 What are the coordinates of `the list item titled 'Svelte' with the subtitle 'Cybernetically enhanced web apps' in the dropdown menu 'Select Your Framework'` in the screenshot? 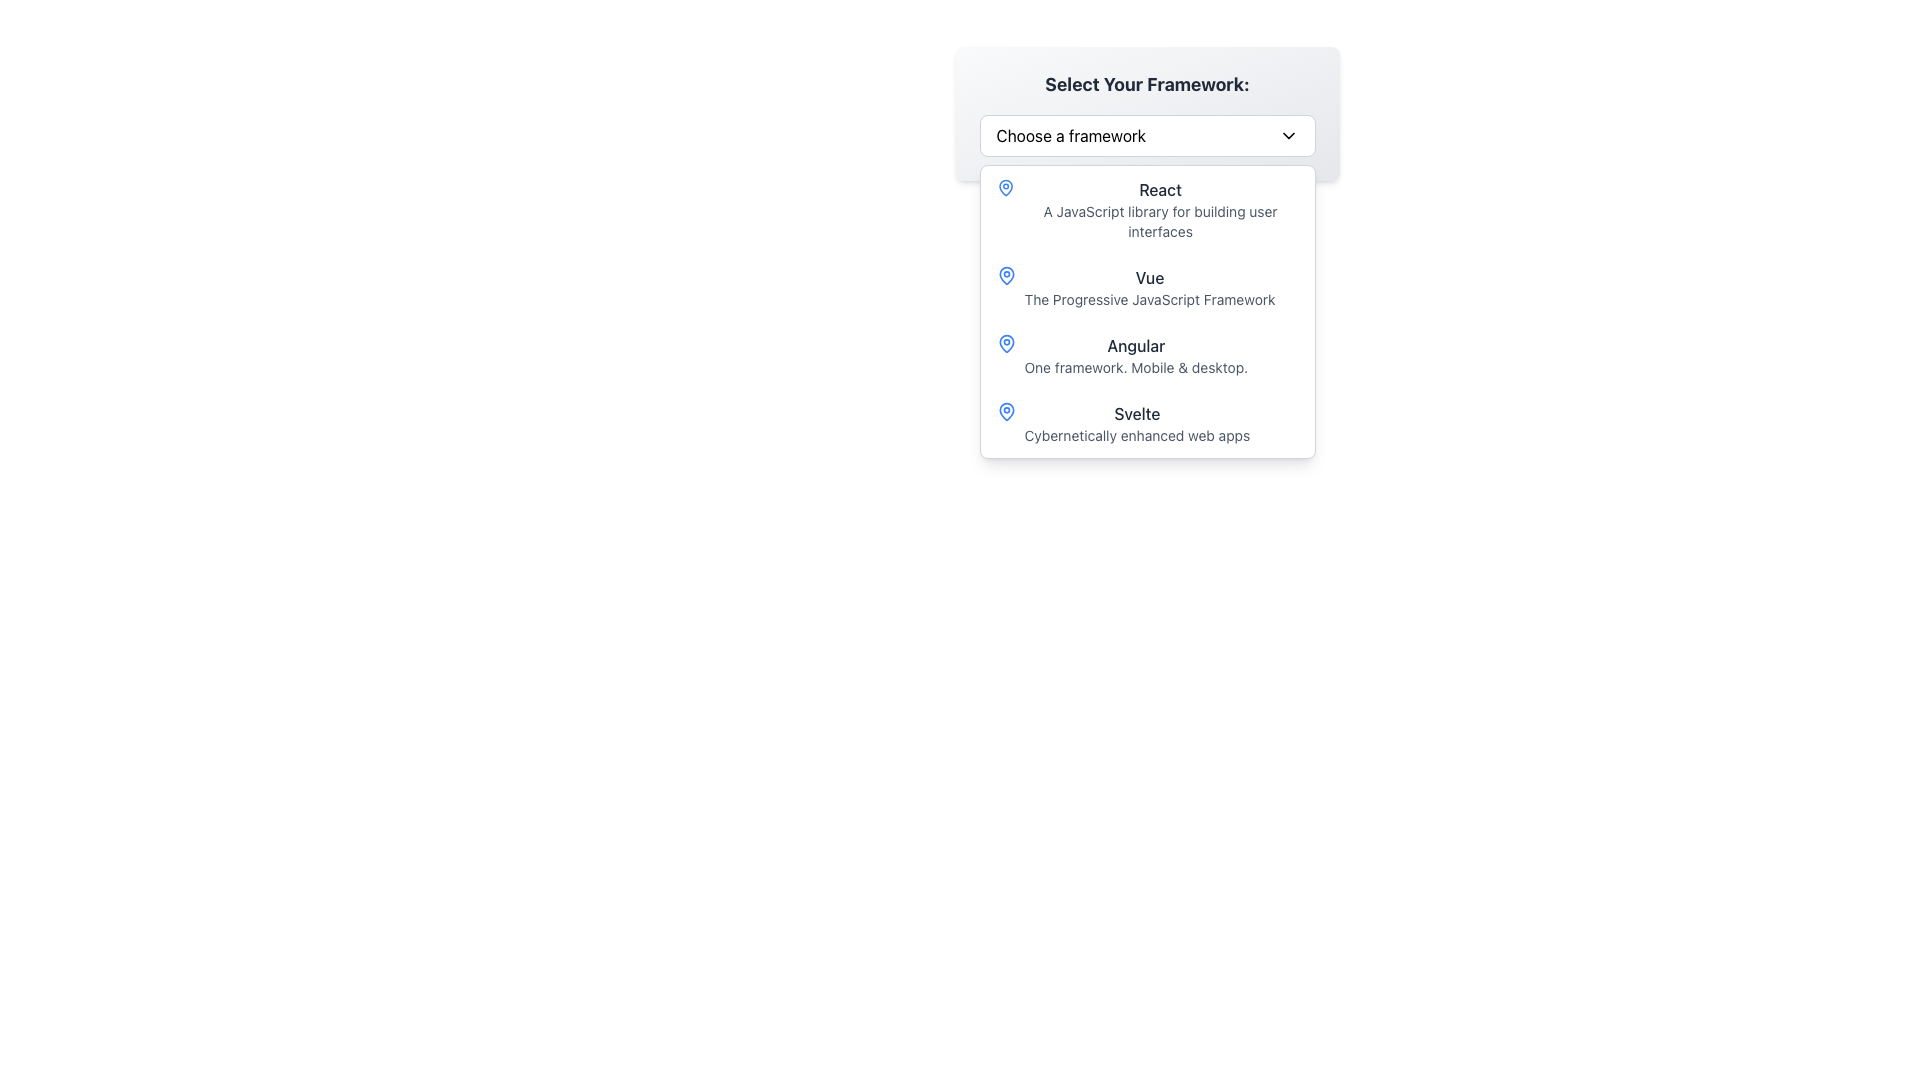 It's located at (1147, 423).